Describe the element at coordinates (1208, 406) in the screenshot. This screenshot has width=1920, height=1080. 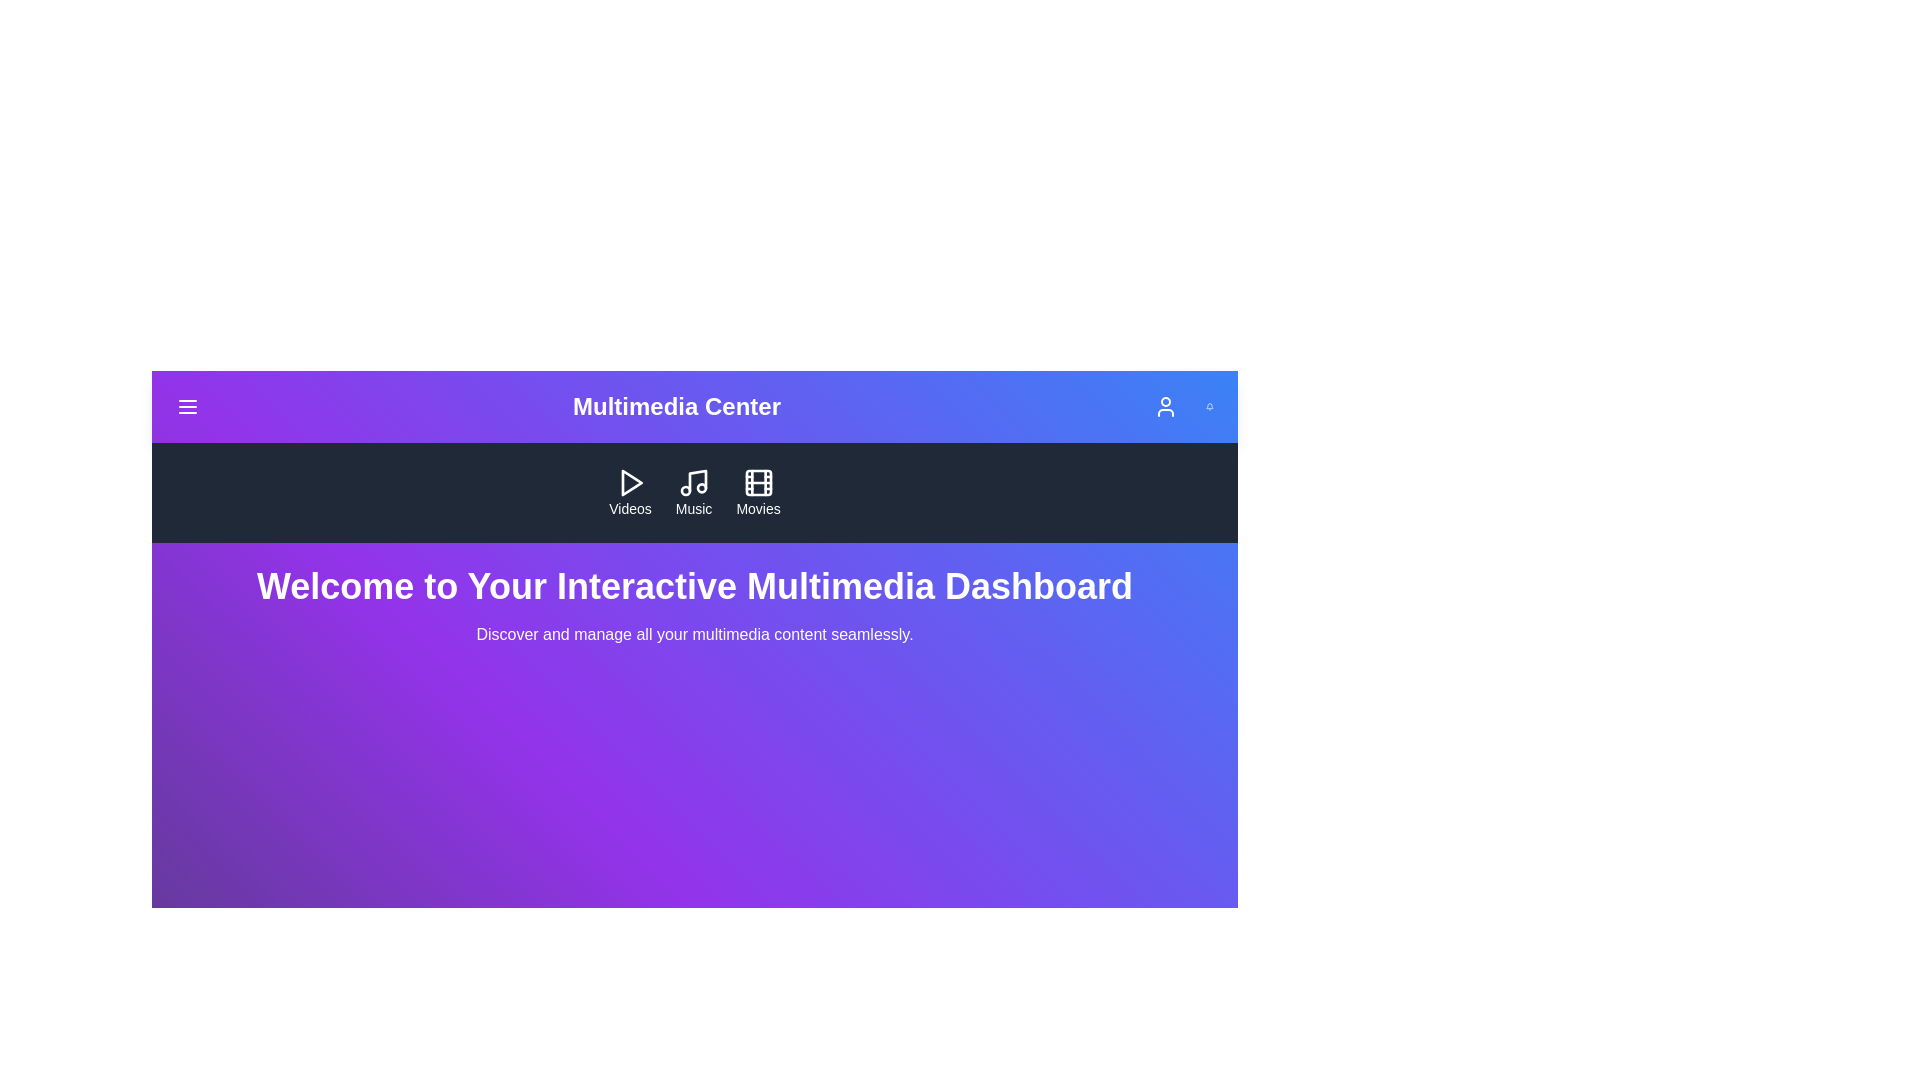
I see `Bell icon located at the top-right corner of the MultimediaAppBar` at that location.